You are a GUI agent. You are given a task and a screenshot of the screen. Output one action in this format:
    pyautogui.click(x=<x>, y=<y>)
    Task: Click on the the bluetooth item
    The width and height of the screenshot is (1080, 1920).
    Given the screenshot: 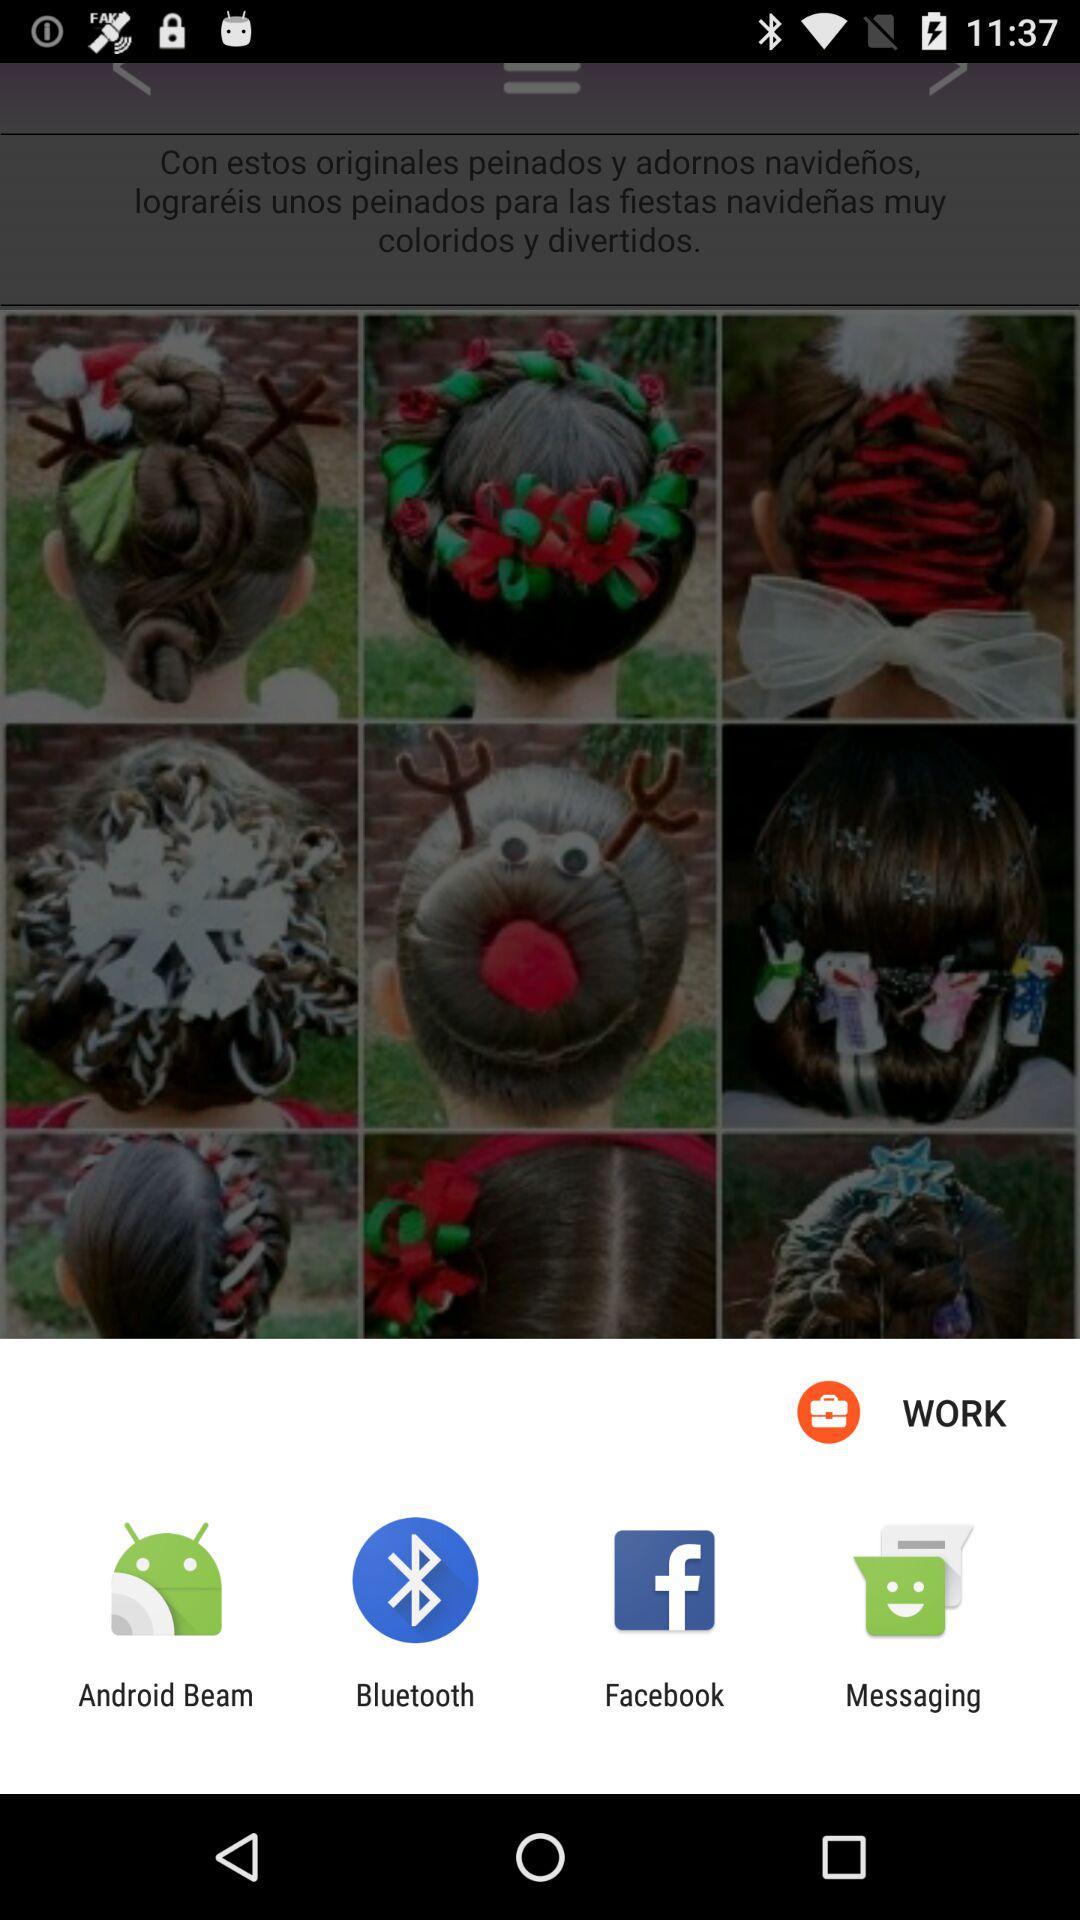 What is the action you would take?
    pyautogui.click(x=414, y=1711)
    